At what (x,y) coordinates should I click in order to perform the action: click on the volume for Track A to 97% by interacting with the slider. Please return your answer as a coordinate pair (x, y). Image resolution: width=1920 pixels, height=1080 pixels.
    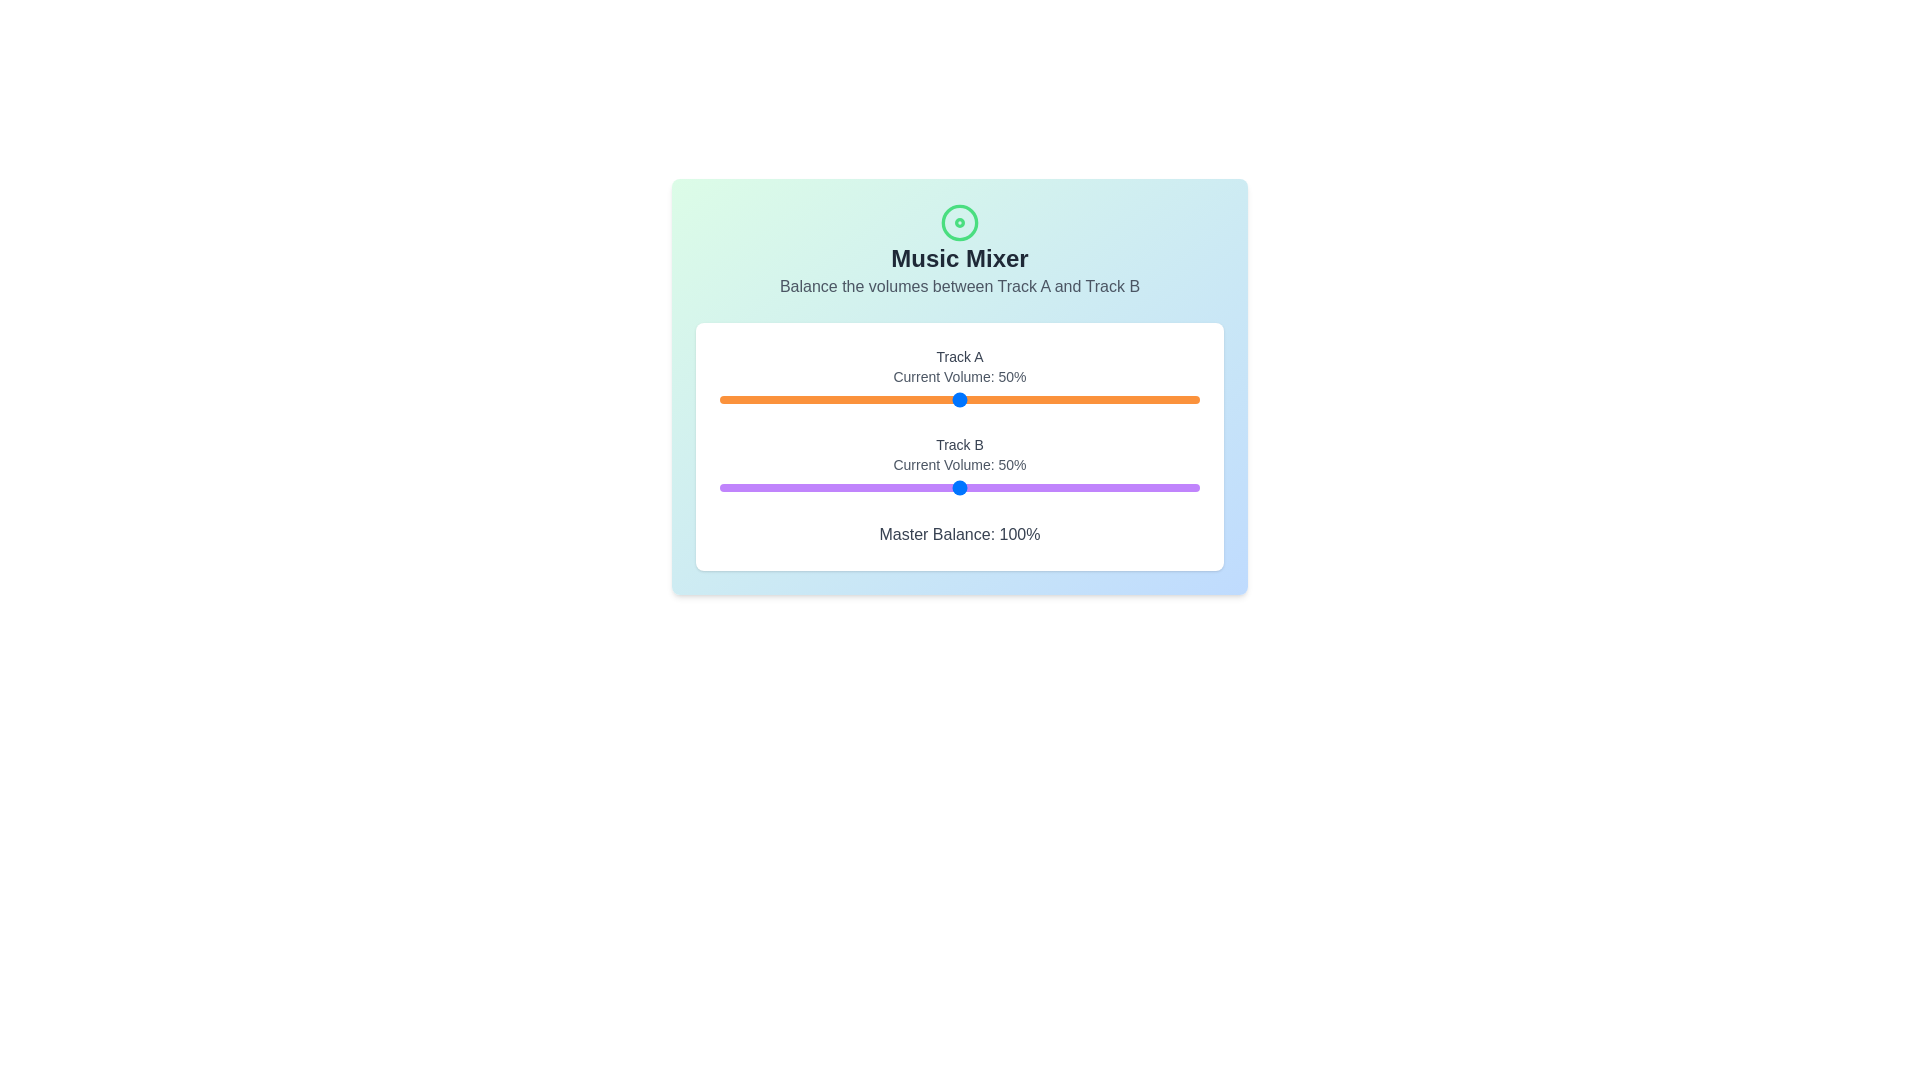
    Looking at the image, I should click on (1185, 400).